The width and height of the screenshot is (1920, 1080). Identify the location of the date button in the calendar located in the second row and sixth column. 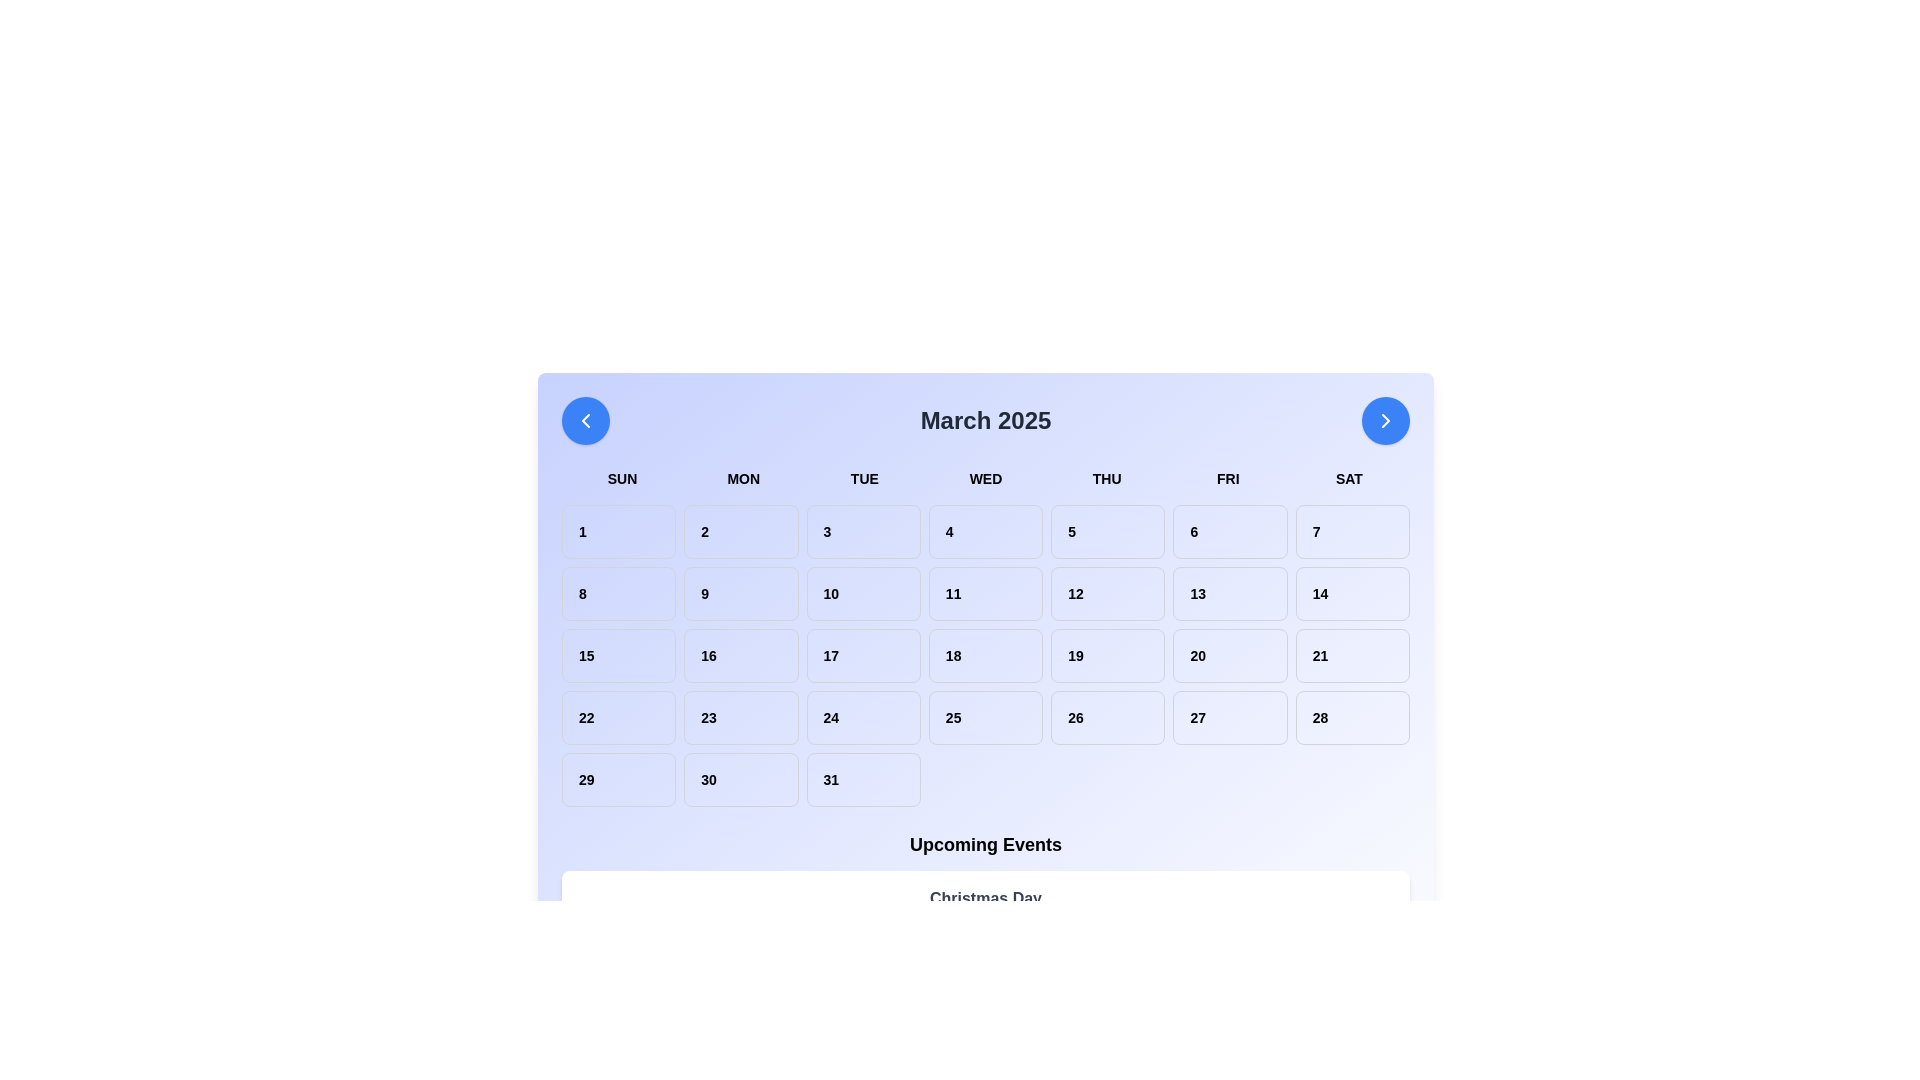
(1352, 593).